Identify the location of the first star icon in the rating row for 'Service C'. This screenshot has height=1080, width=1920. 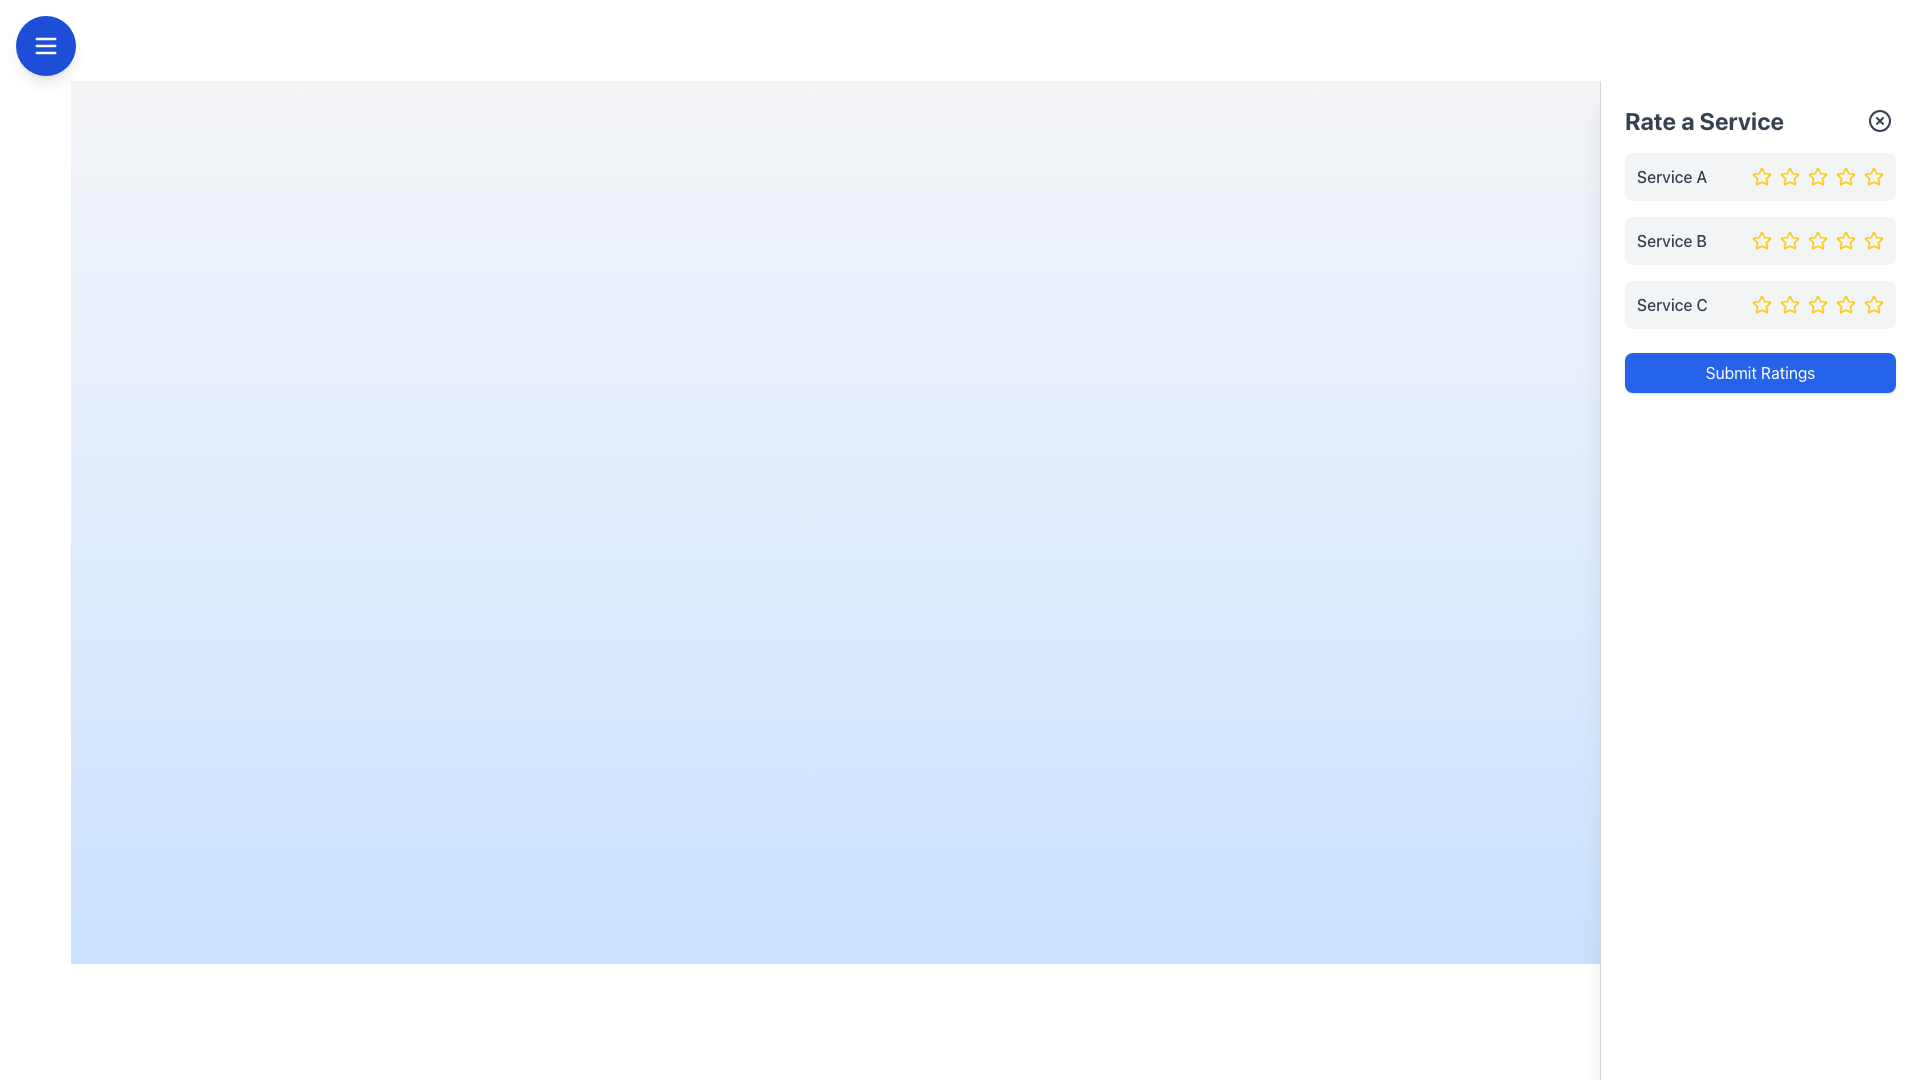
(1761, 304).